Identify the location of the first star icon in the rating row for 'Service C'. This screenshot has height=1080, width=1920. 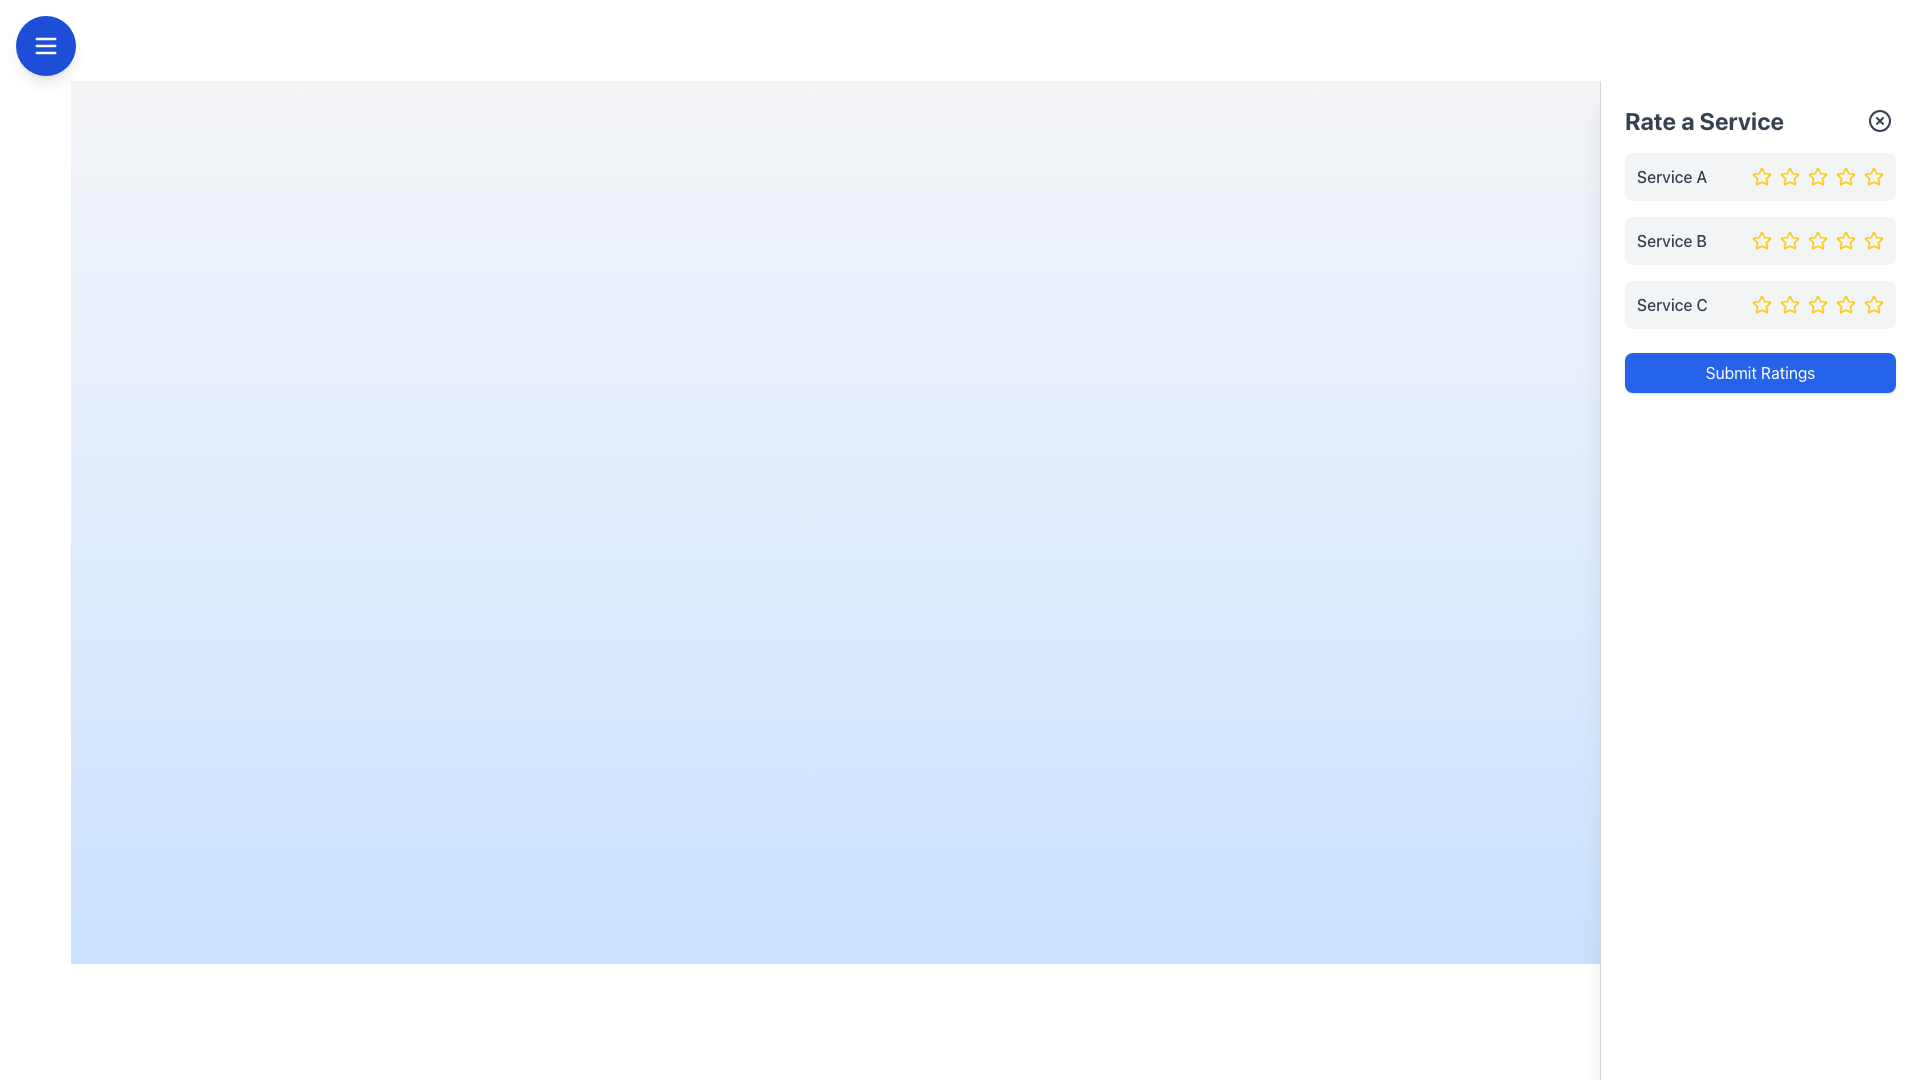
(1761, 304).